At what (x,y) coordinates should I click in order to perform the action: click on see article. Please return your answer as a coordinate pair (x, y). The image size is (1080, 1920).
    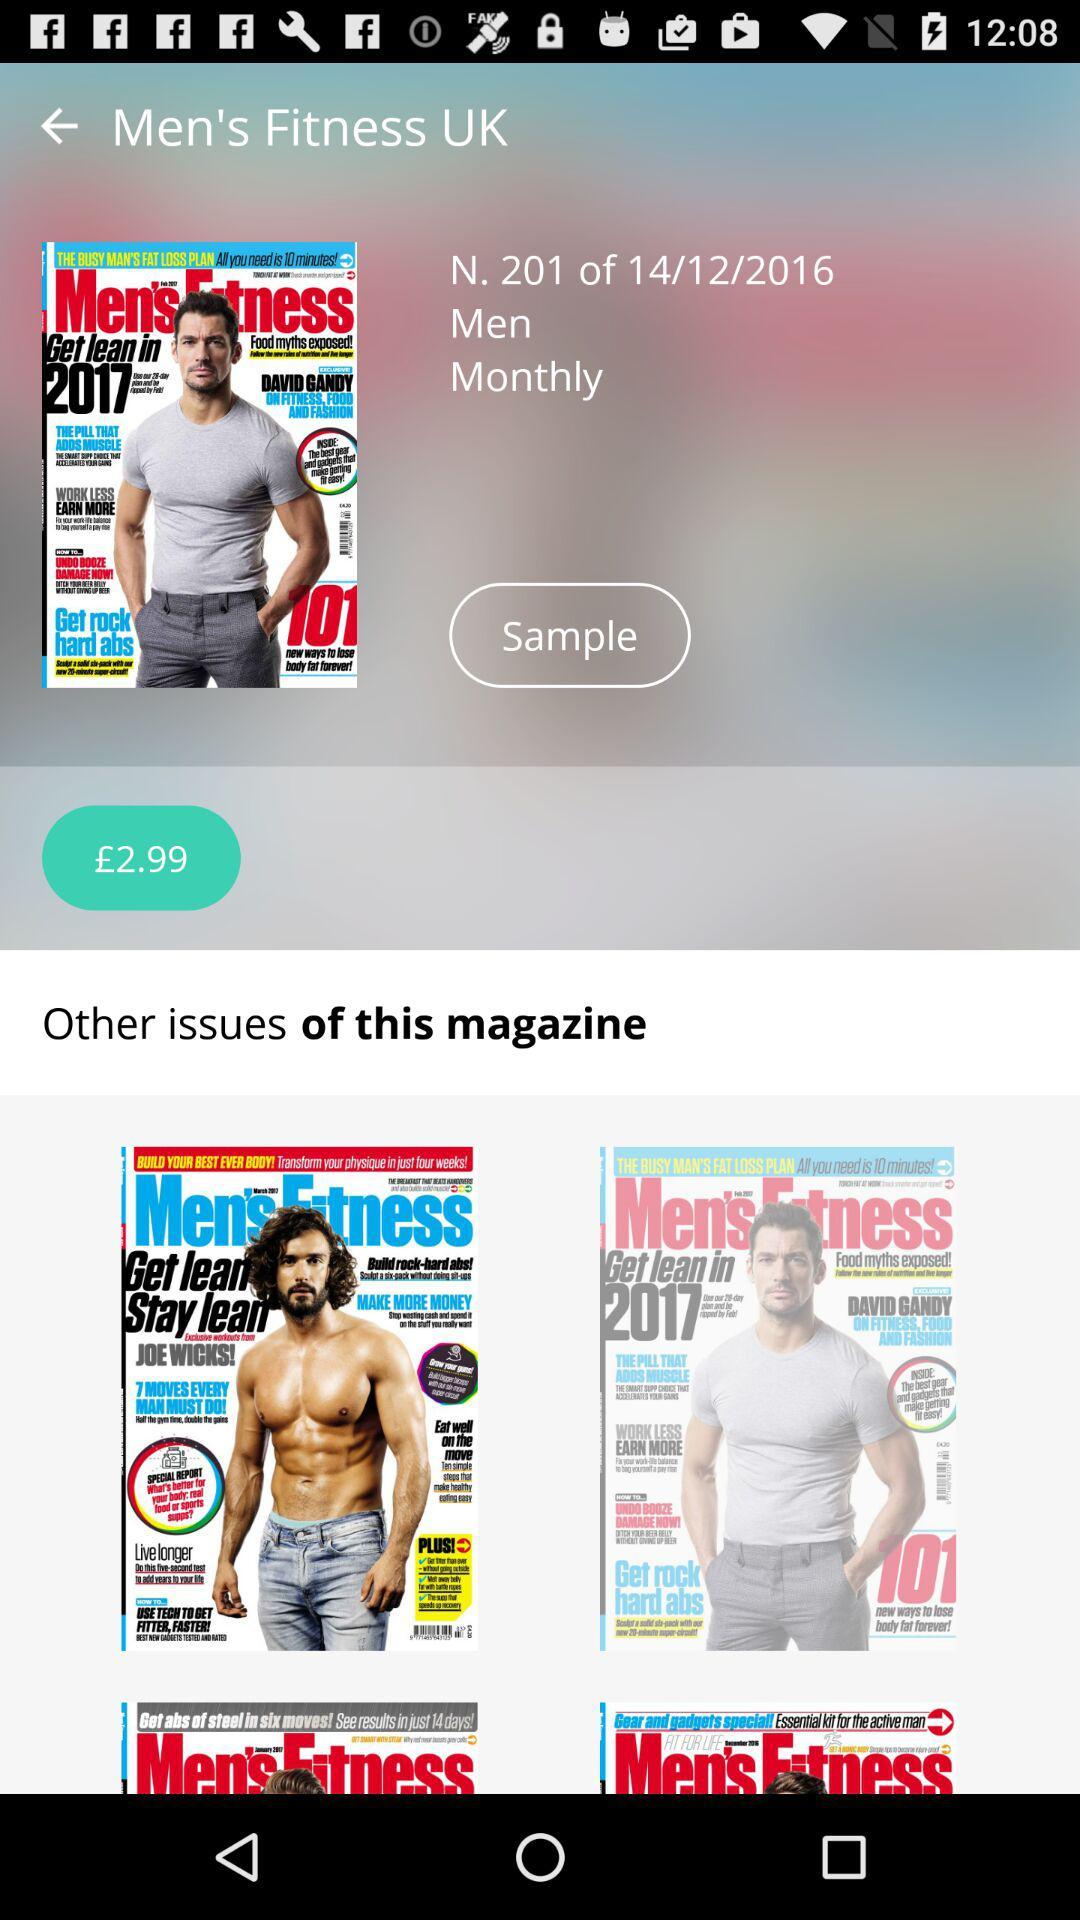
    Looking at the image, I should click on (777, 1747).